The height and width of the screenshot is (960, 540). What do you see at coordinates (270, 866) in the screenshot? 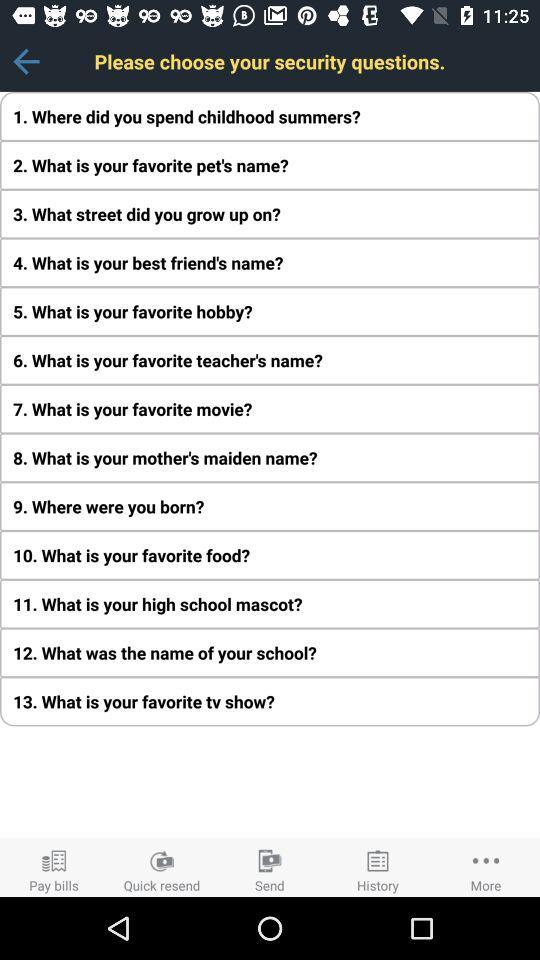
I see `the third icon which is at the bottom center` at bounding box center [270, 866].